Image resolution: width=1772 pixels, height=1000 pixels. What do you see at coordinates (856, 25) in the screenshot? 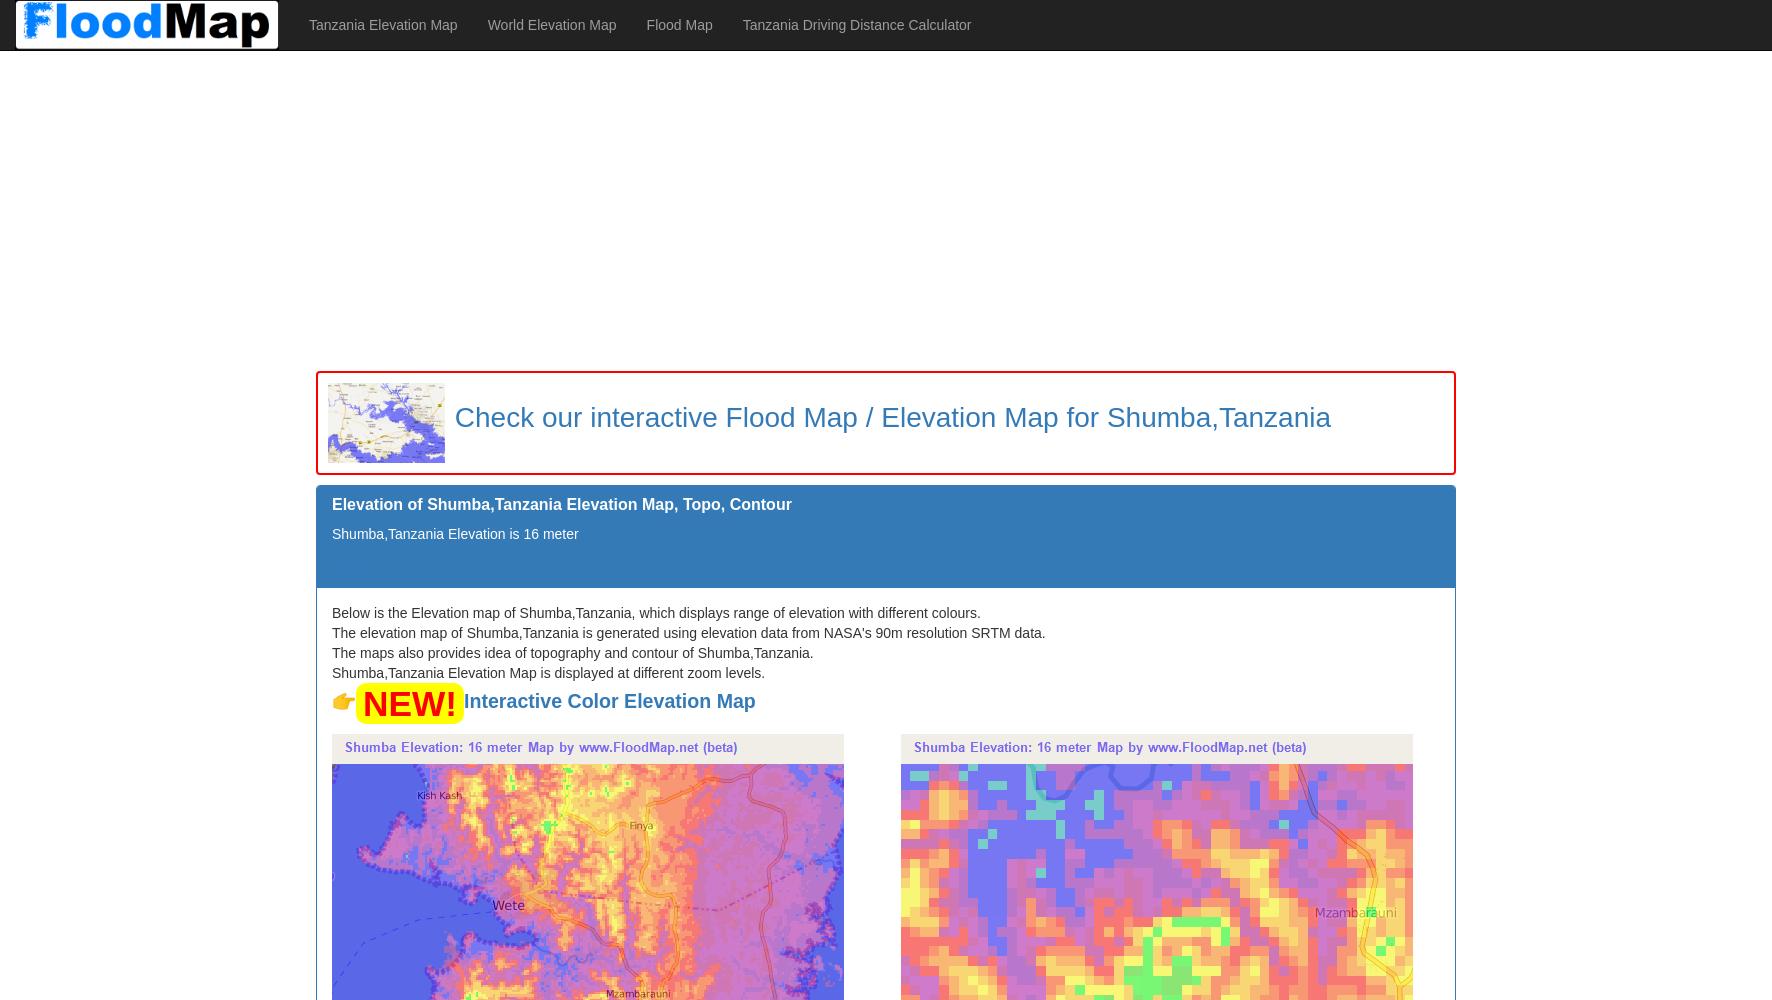
I see `'Tanzania Driving Distance Calculator'` at bounding box center [856, 25].